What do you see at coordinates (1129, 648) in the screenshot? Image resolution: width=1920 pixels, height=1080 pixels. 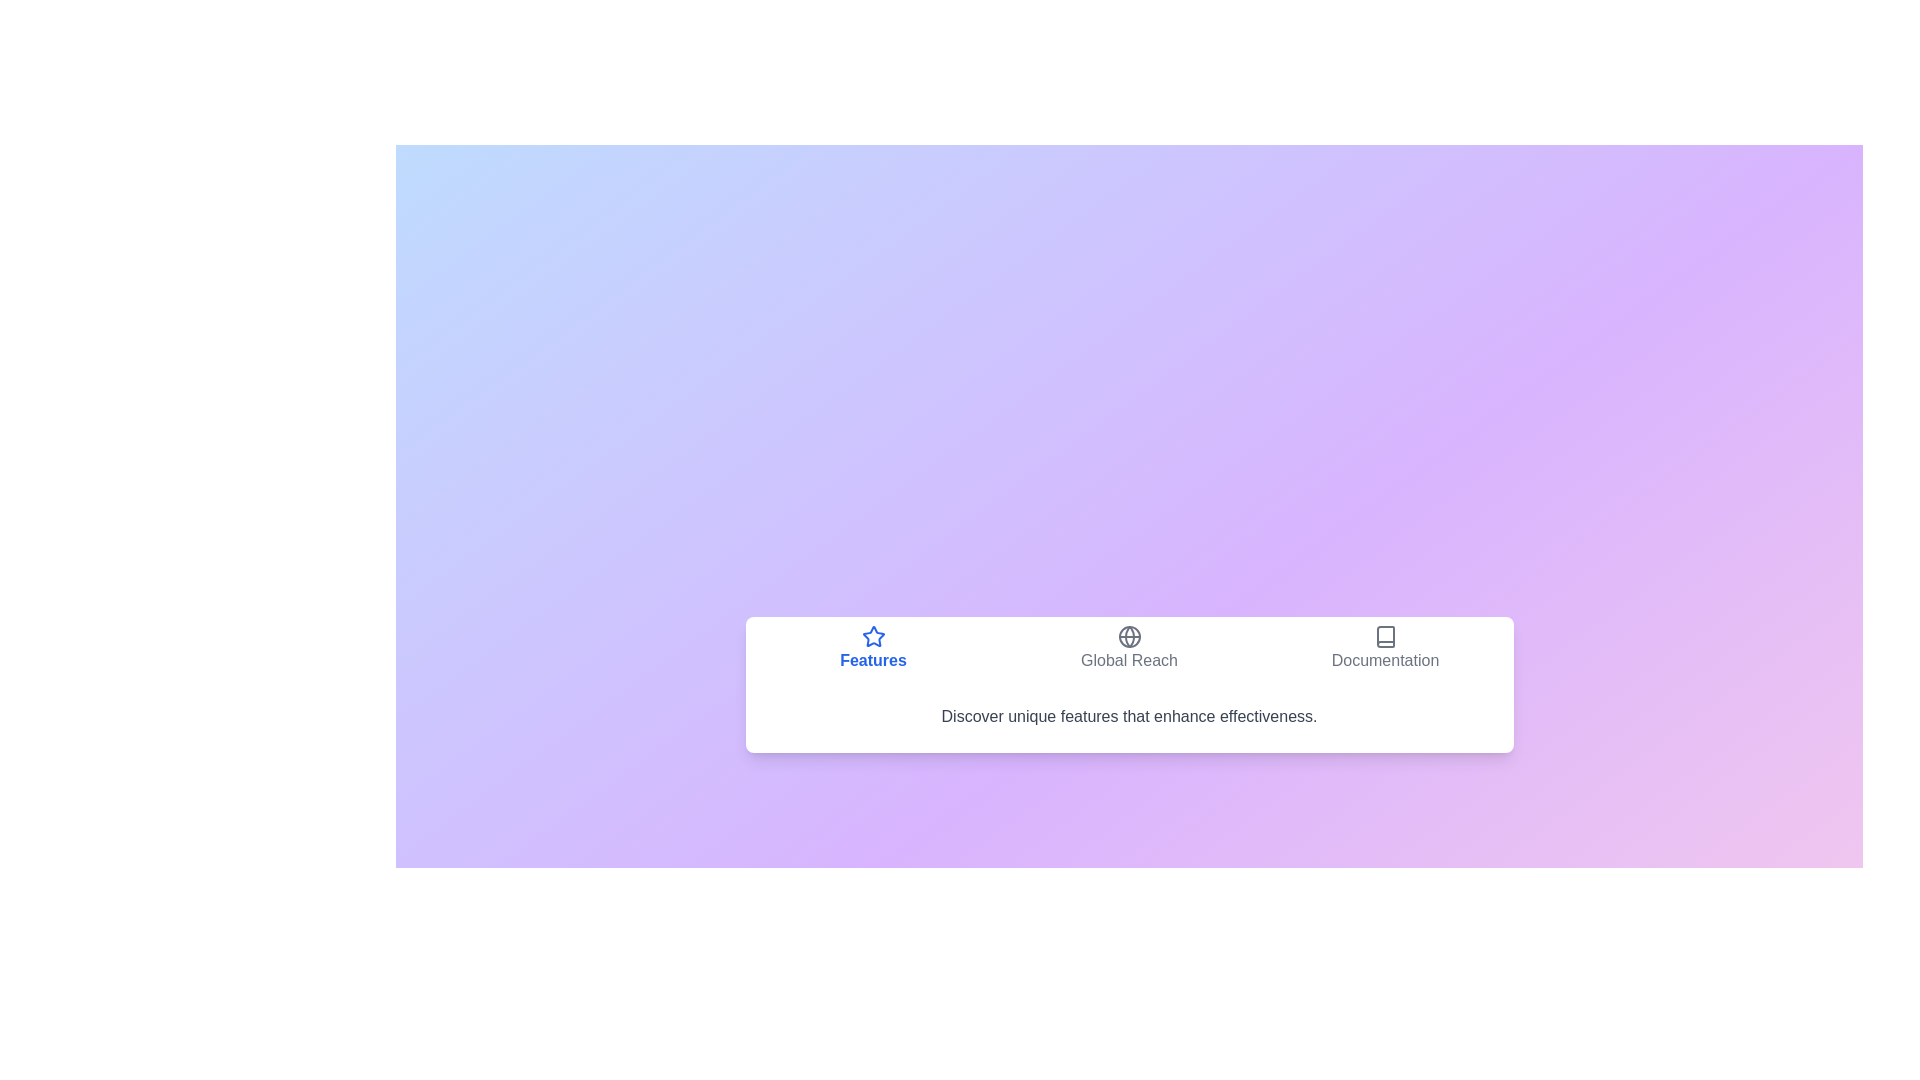 I see `the tab labeled Global Reach` at bounding box center [1129, 648].